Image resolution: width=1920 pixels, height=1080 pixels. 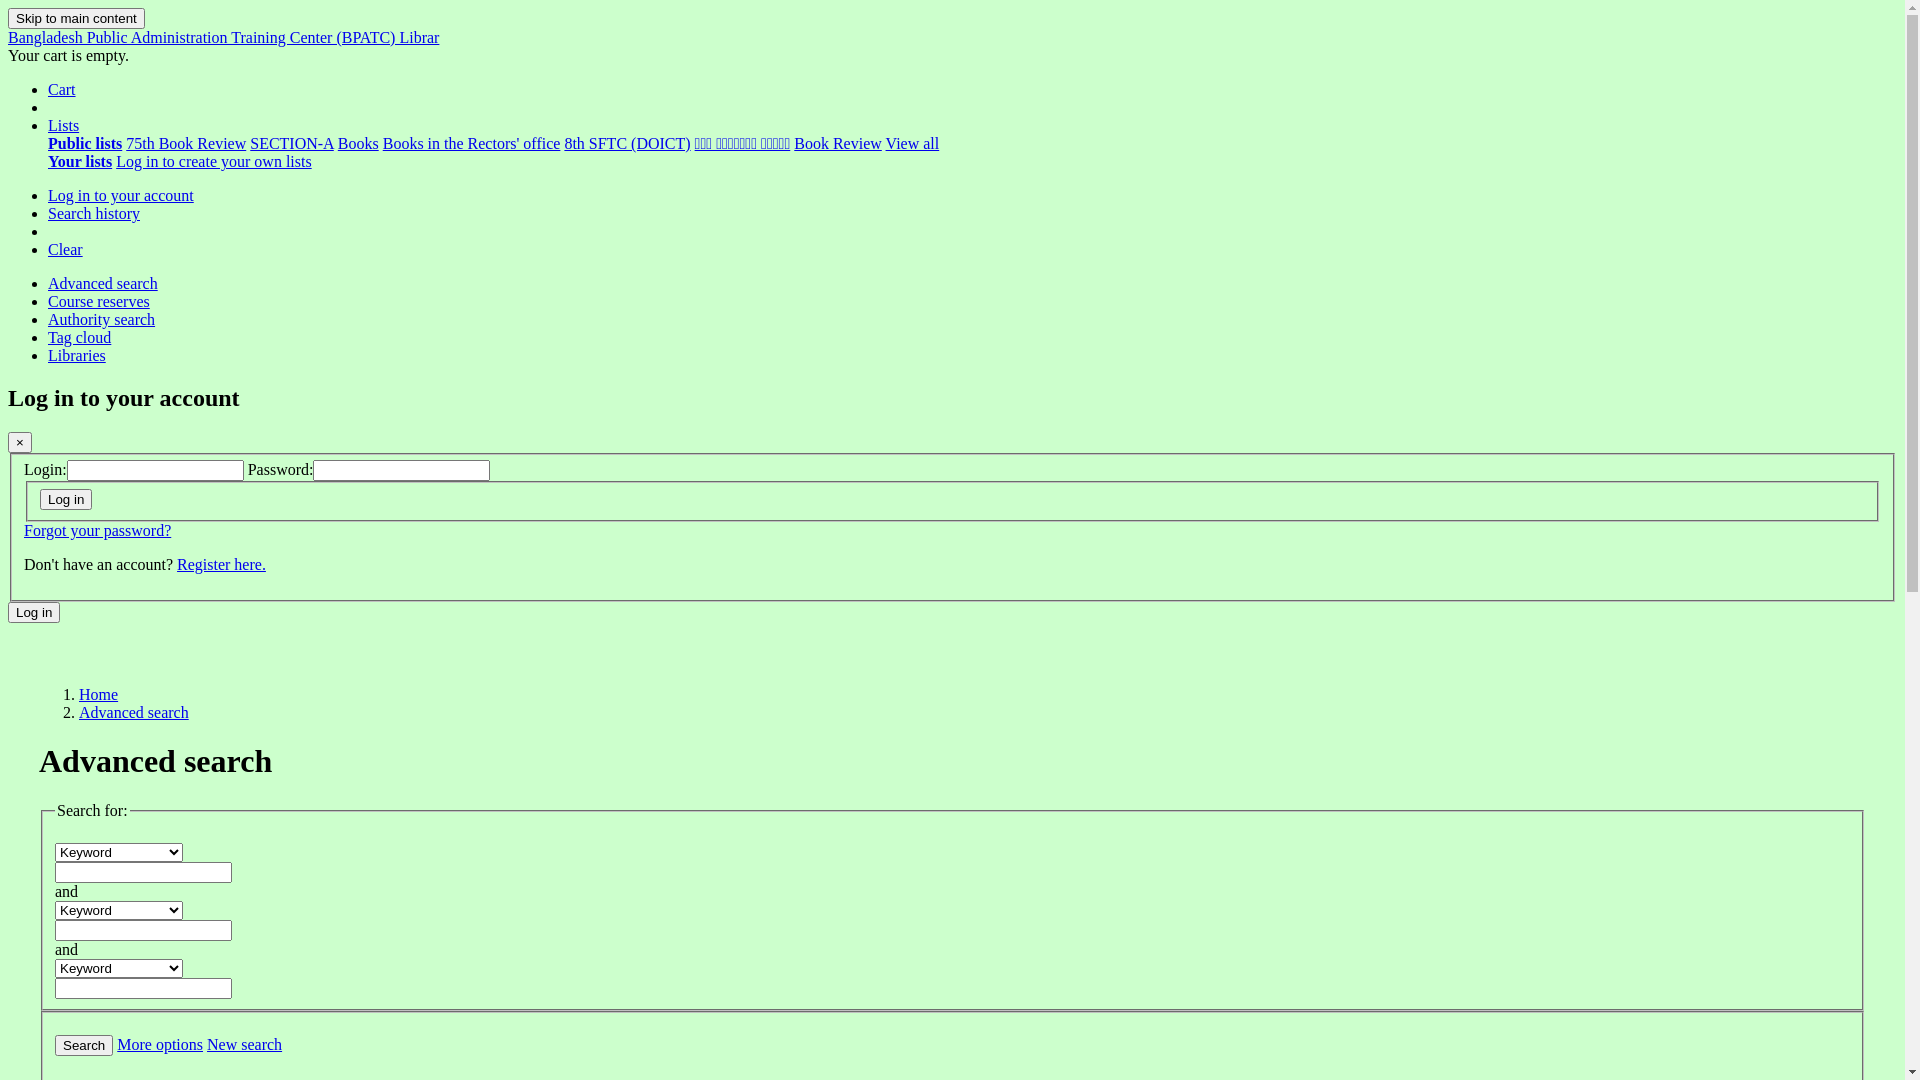 What do you see at coordinates (243, 1043) in the screenshot?
I see `'New search'` at bounding box center [243, 1043].